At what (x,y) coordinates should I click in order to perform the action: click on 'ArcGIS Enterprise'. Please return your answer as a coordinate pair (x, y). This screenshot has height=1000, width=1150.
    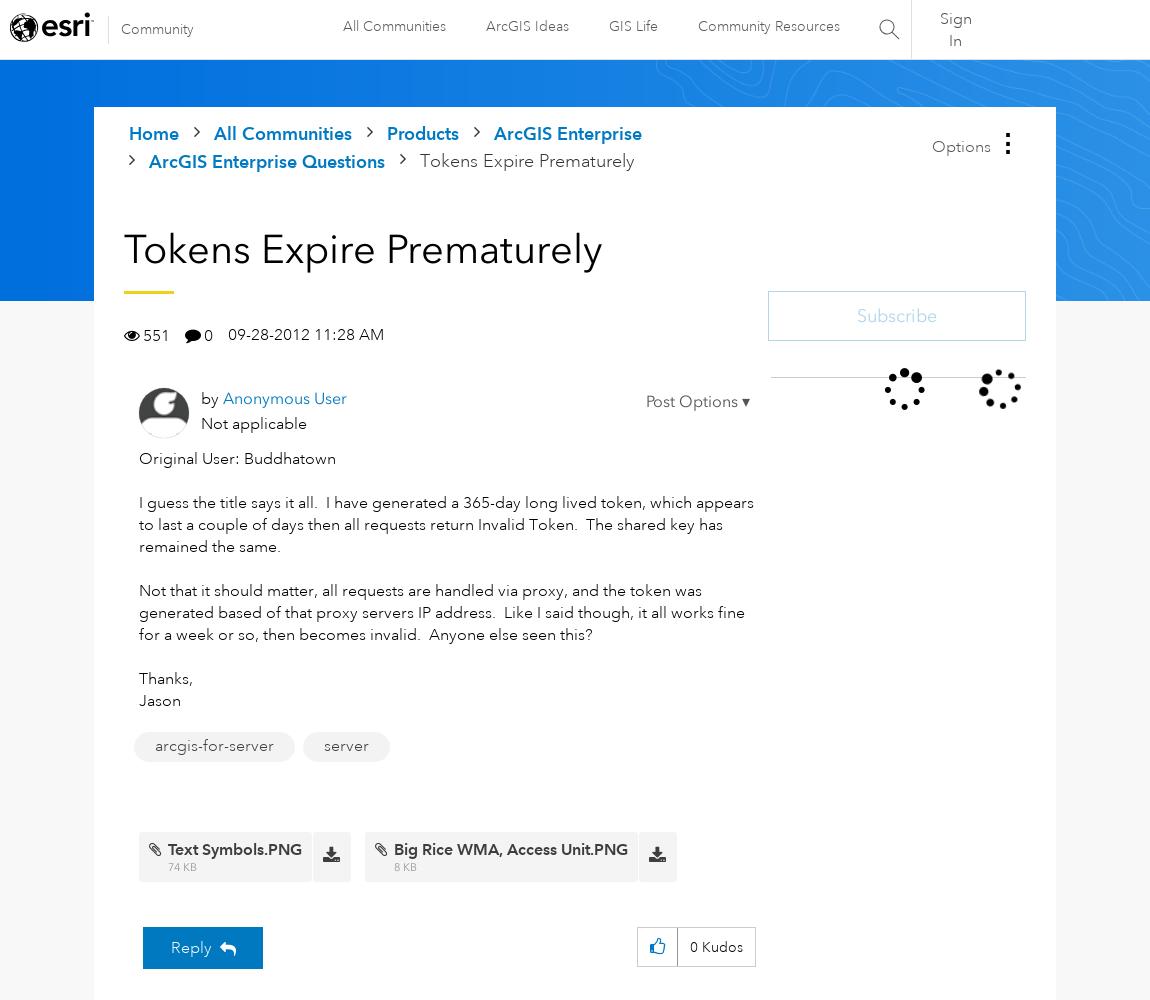
    Looking at the image, I should click on (494, 133).